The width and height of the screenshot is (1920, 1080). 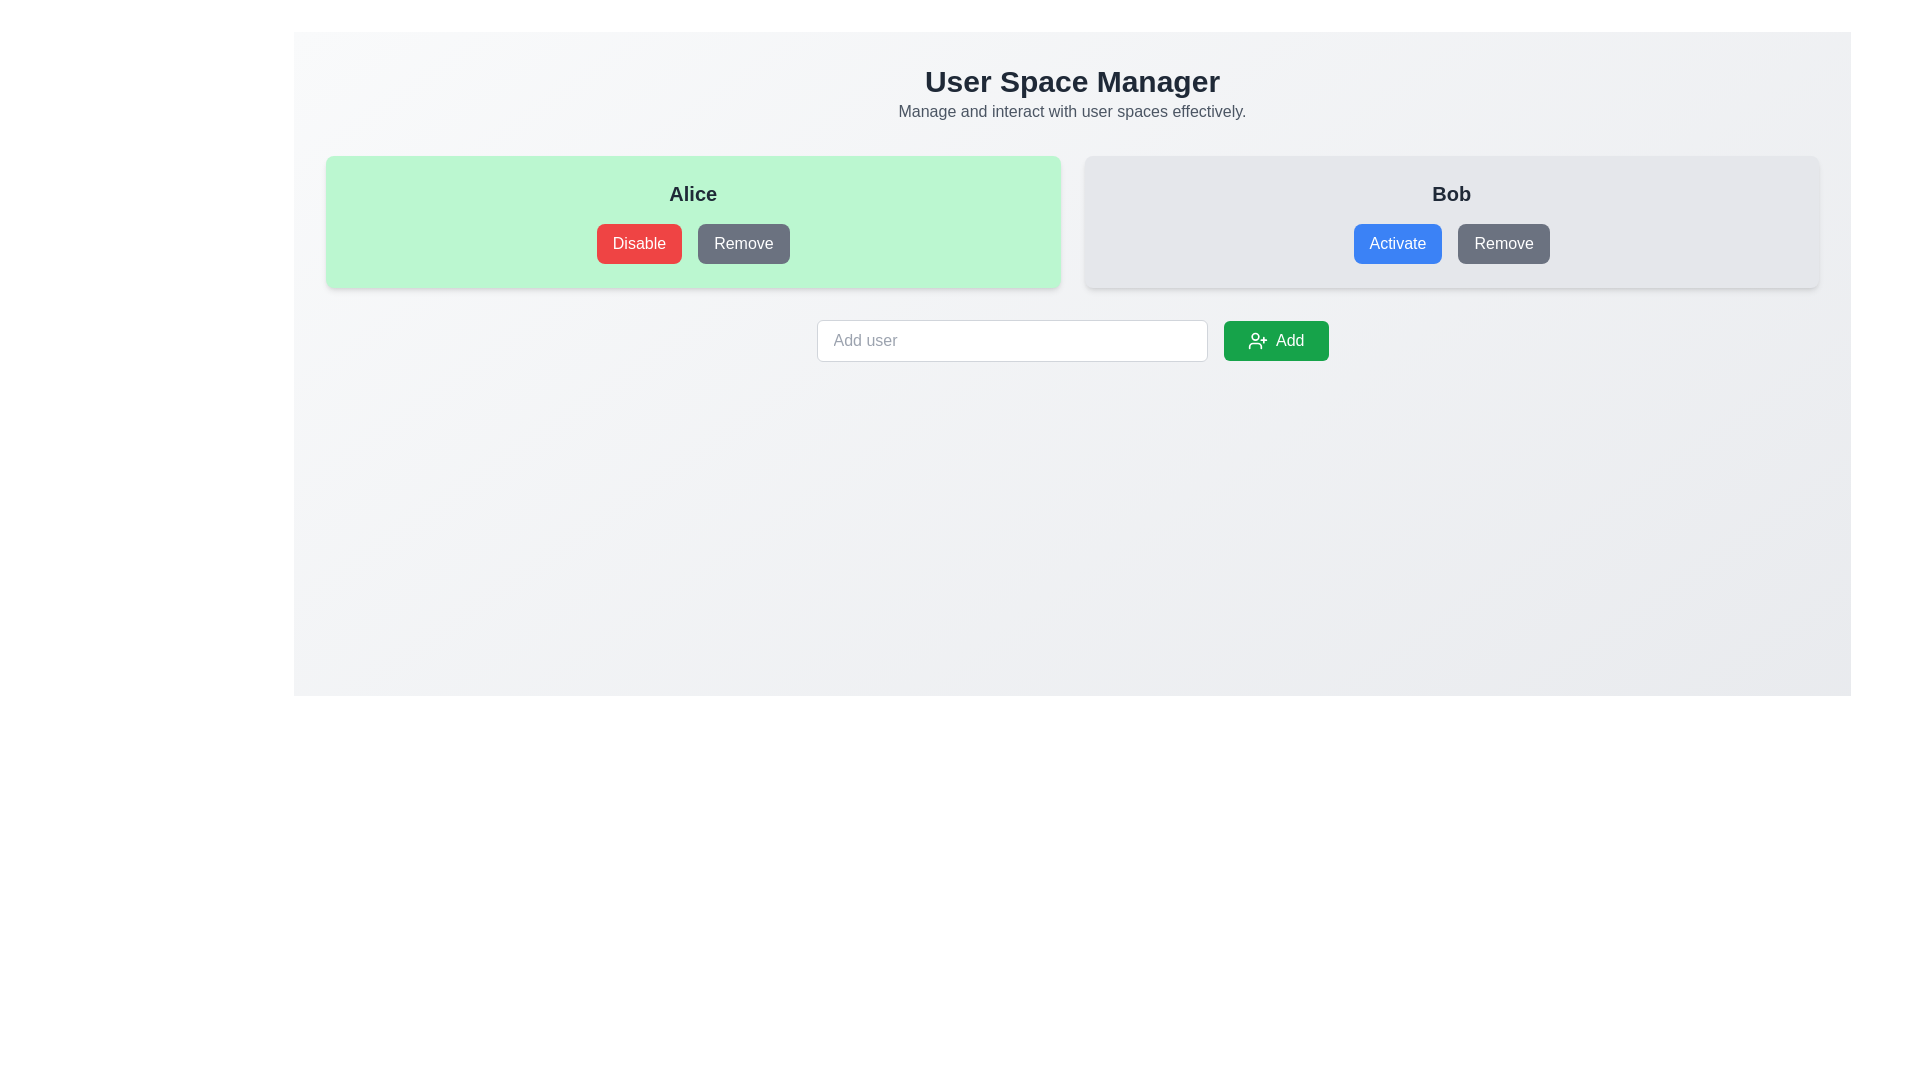 What do you see at coordinates (1071, 80) in the screenshot?
I see `the header text 'User Space Manager', which is styled in bold dark gray and serves as the main title of the interface` at bounding box center [1071, 80].